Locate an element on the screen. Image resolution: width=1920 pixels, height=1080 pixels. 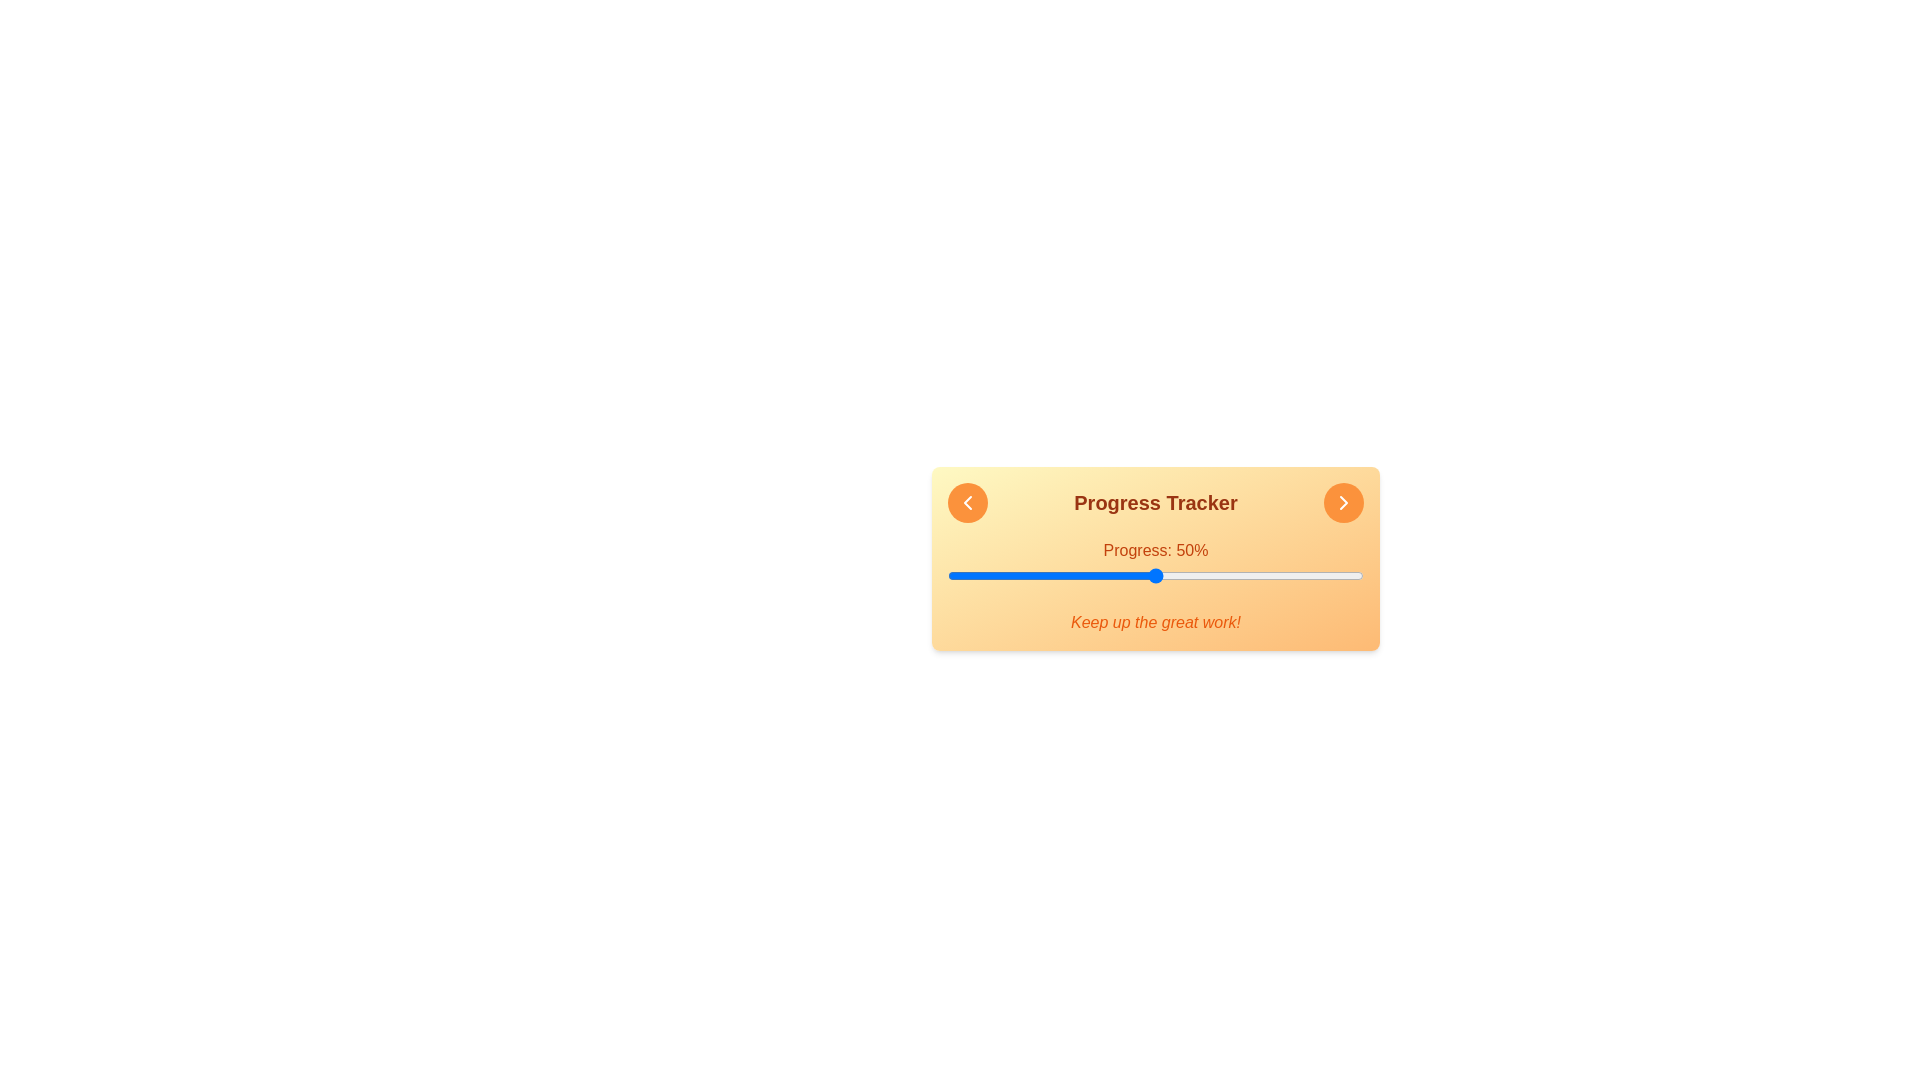
right arrow button to increase the progress is located at coordinates (1344, 501).